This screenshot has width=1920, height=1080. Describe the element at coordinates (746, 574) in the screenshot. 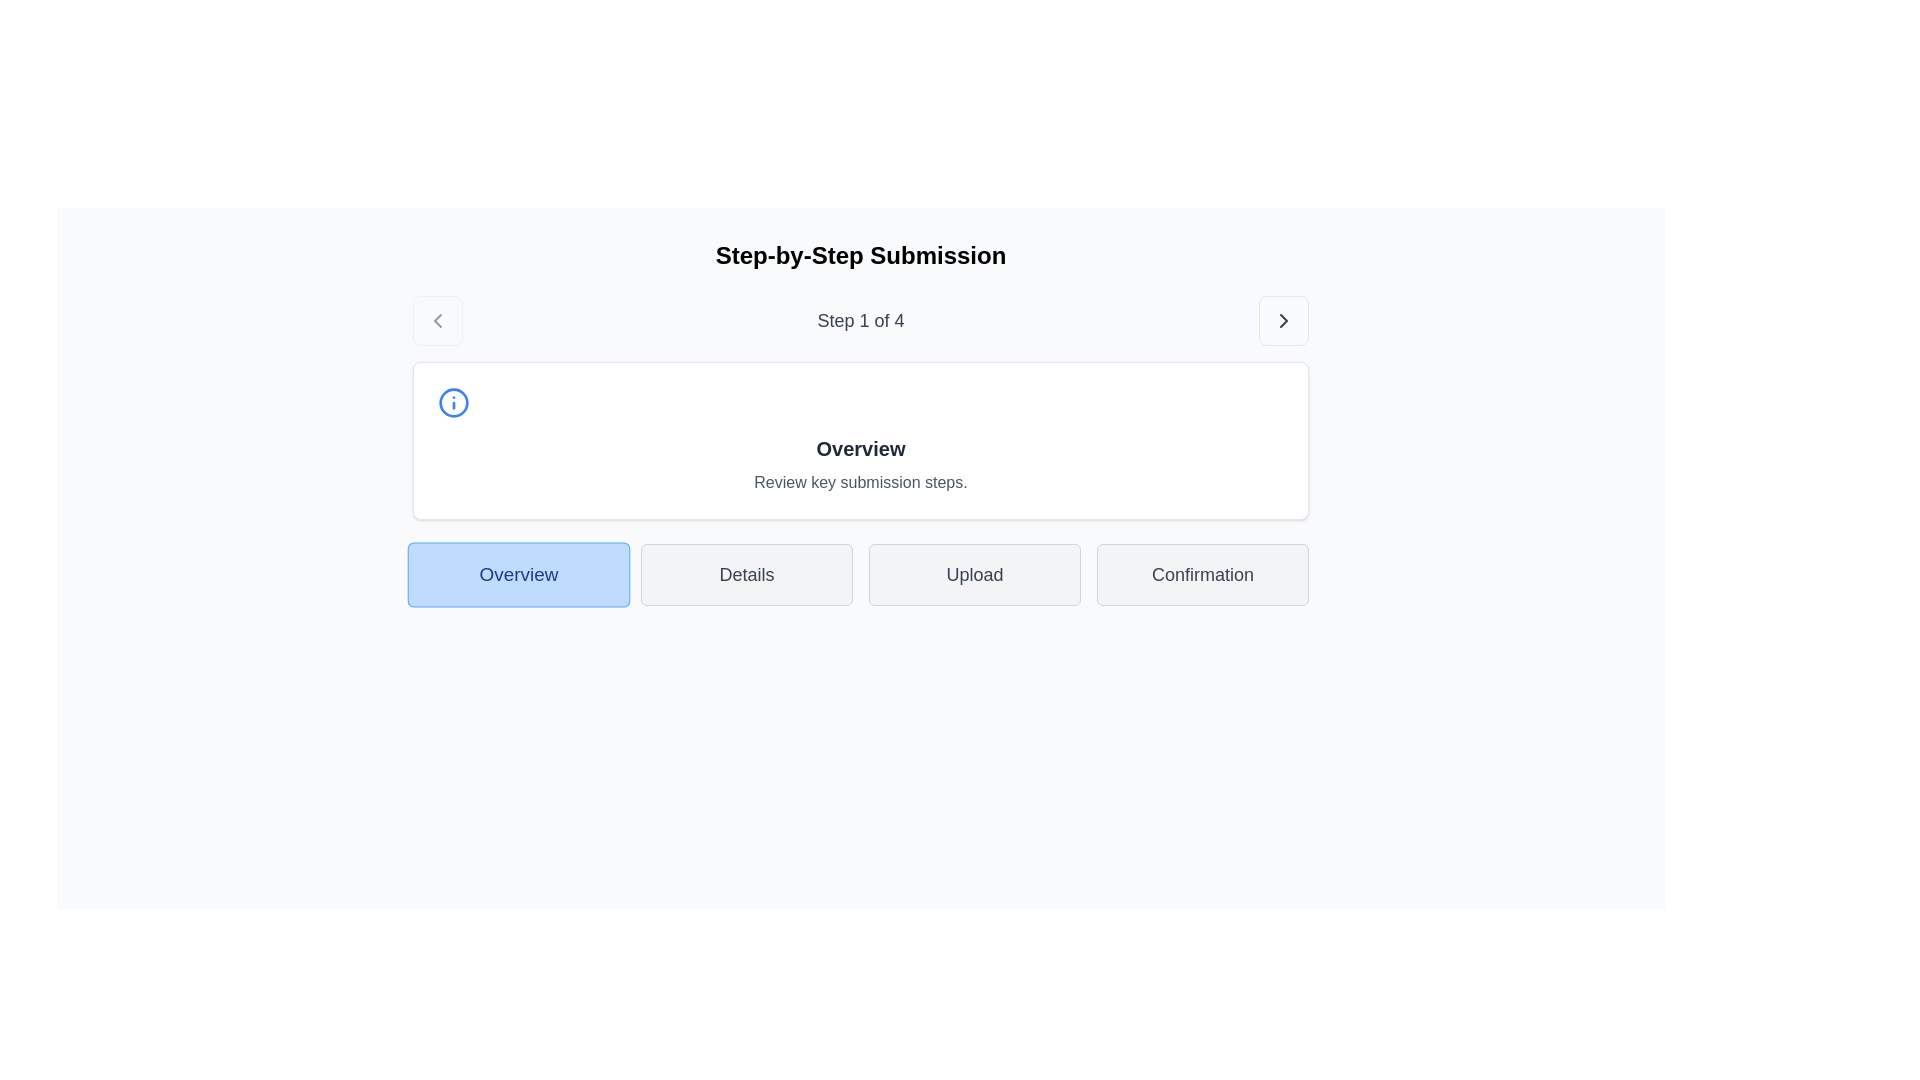

I see `static text label titled 'Details' that indicates a navigation step in a multi-step process interface, prominently positioned in a horizontal layout of buttons` at that location.